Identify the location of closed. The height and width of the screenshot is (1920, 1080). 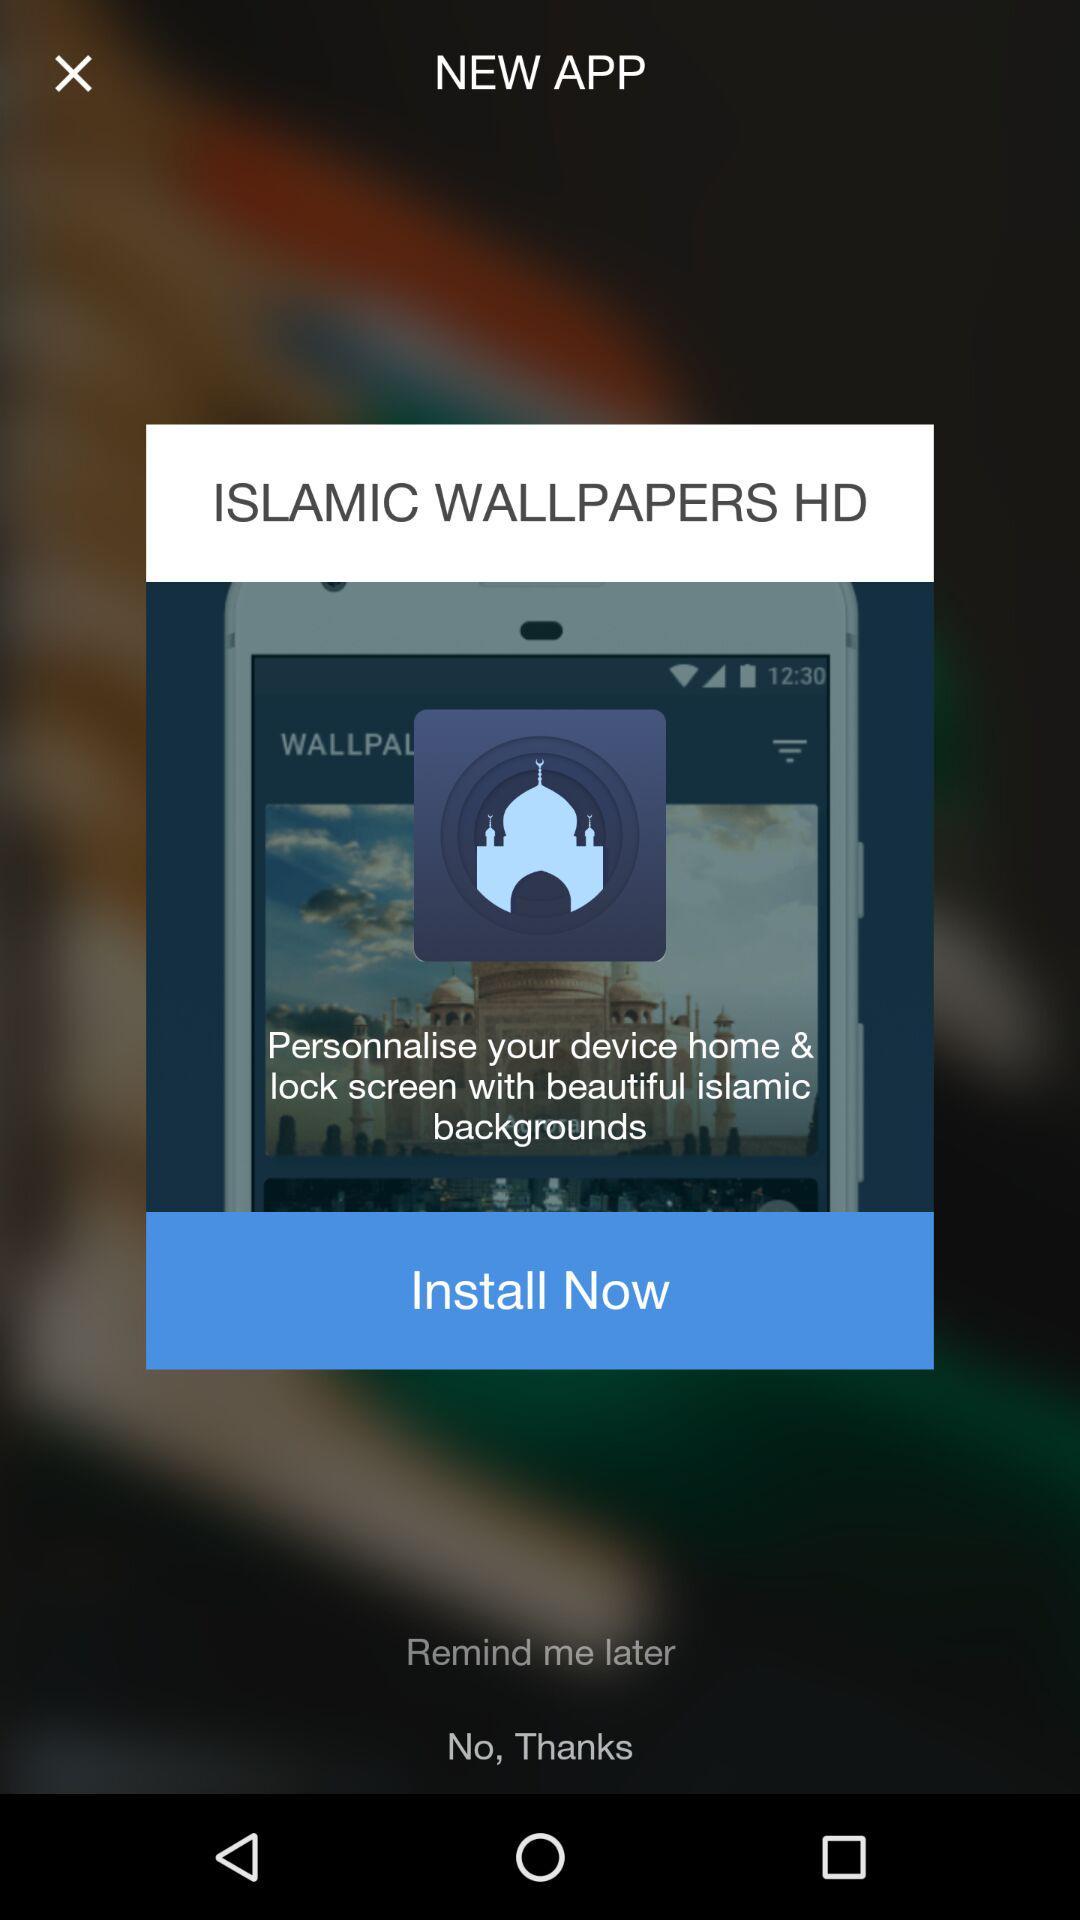
(72, 73).